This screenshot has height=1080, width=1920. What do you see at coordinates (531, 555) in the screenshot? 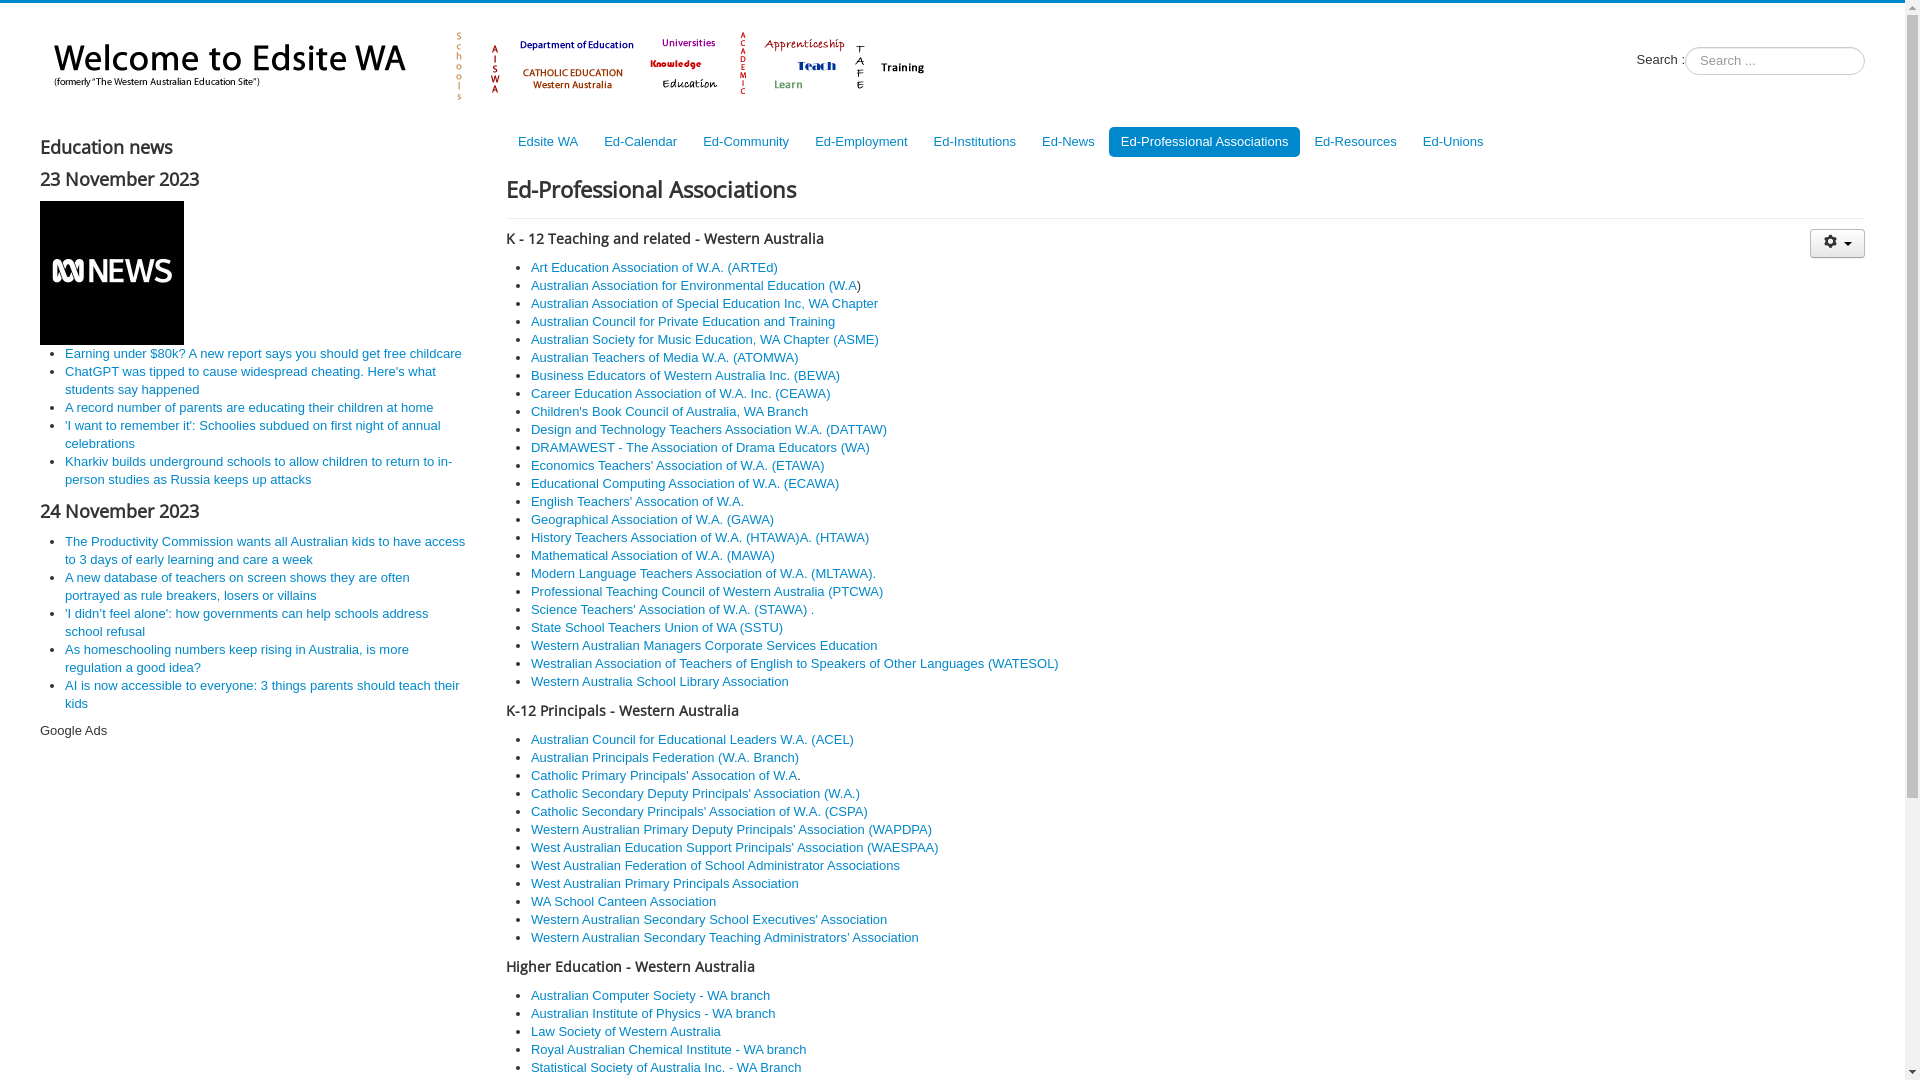
I see `'Mathematical Association of W.A. (MAWA)'` at bounding box center [531, 555].